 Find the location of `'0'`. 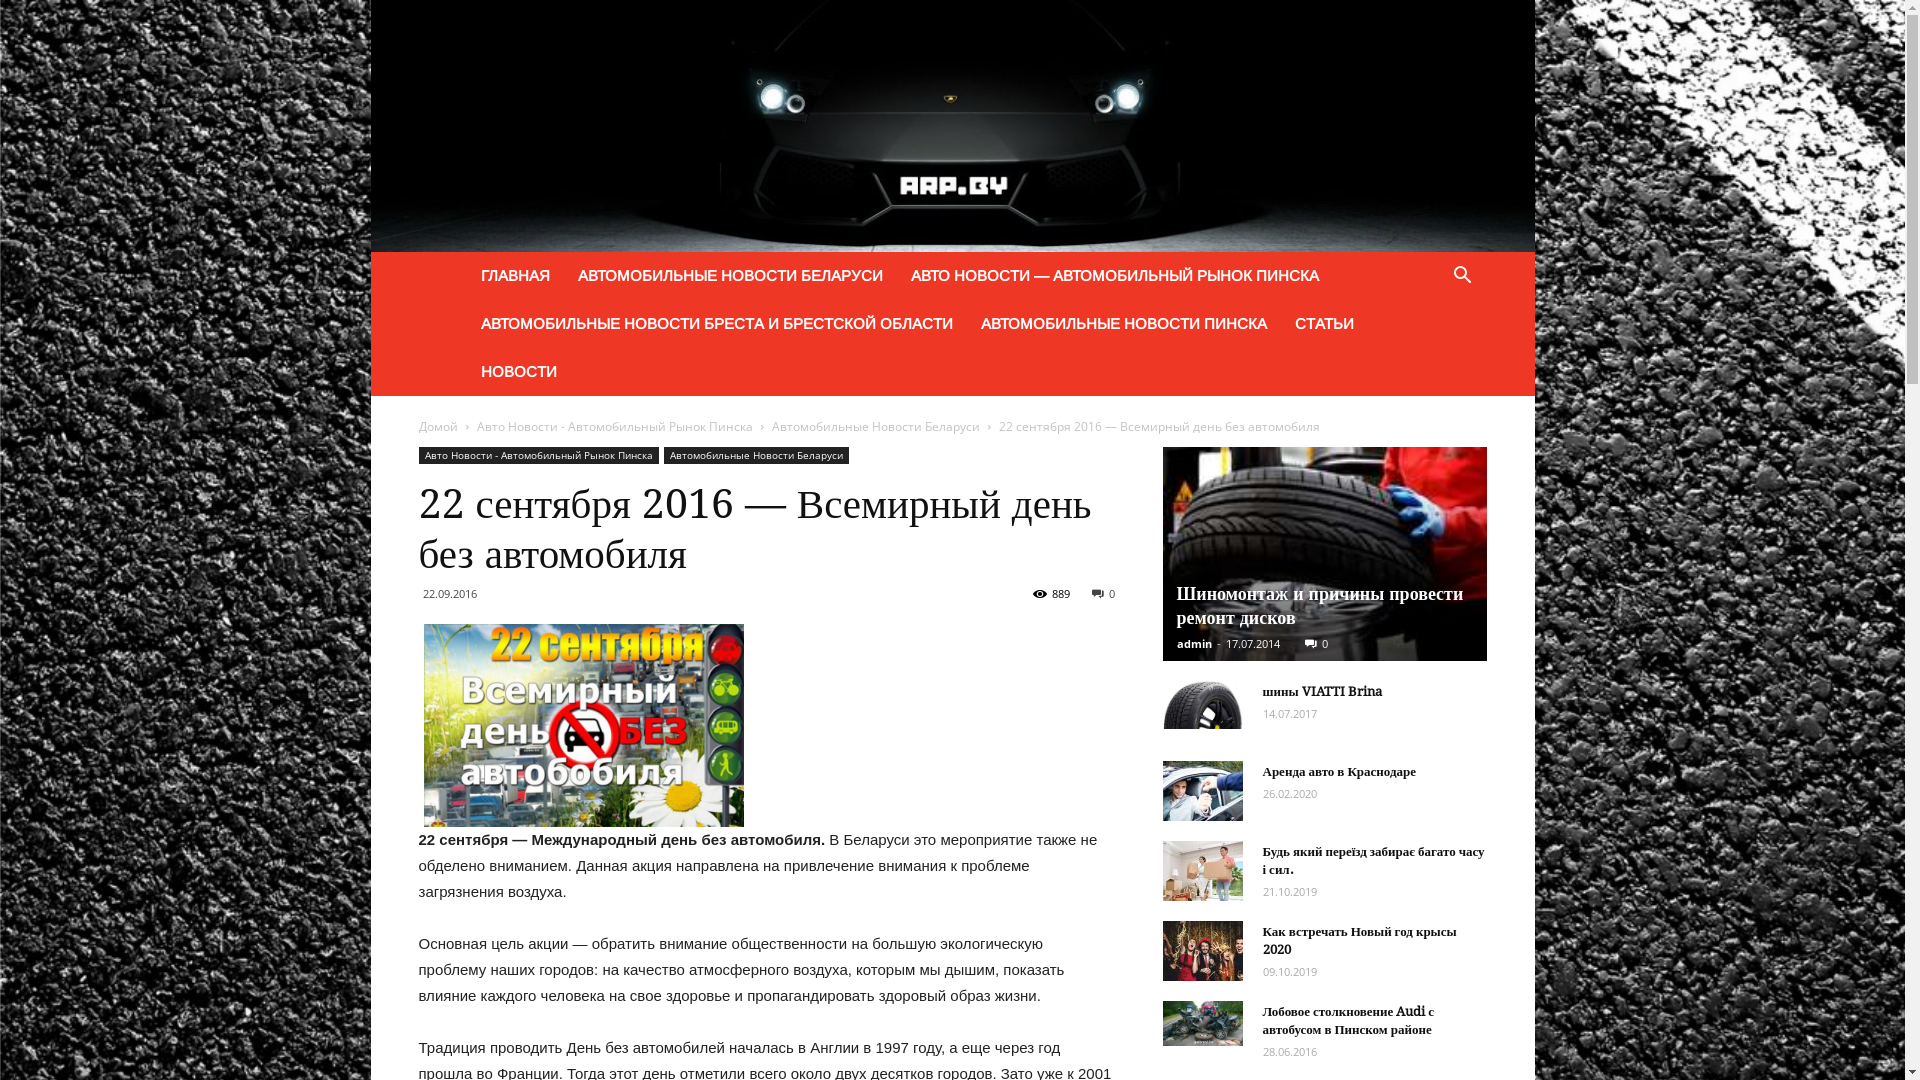

'0' is located at coordinates (1315, 643).